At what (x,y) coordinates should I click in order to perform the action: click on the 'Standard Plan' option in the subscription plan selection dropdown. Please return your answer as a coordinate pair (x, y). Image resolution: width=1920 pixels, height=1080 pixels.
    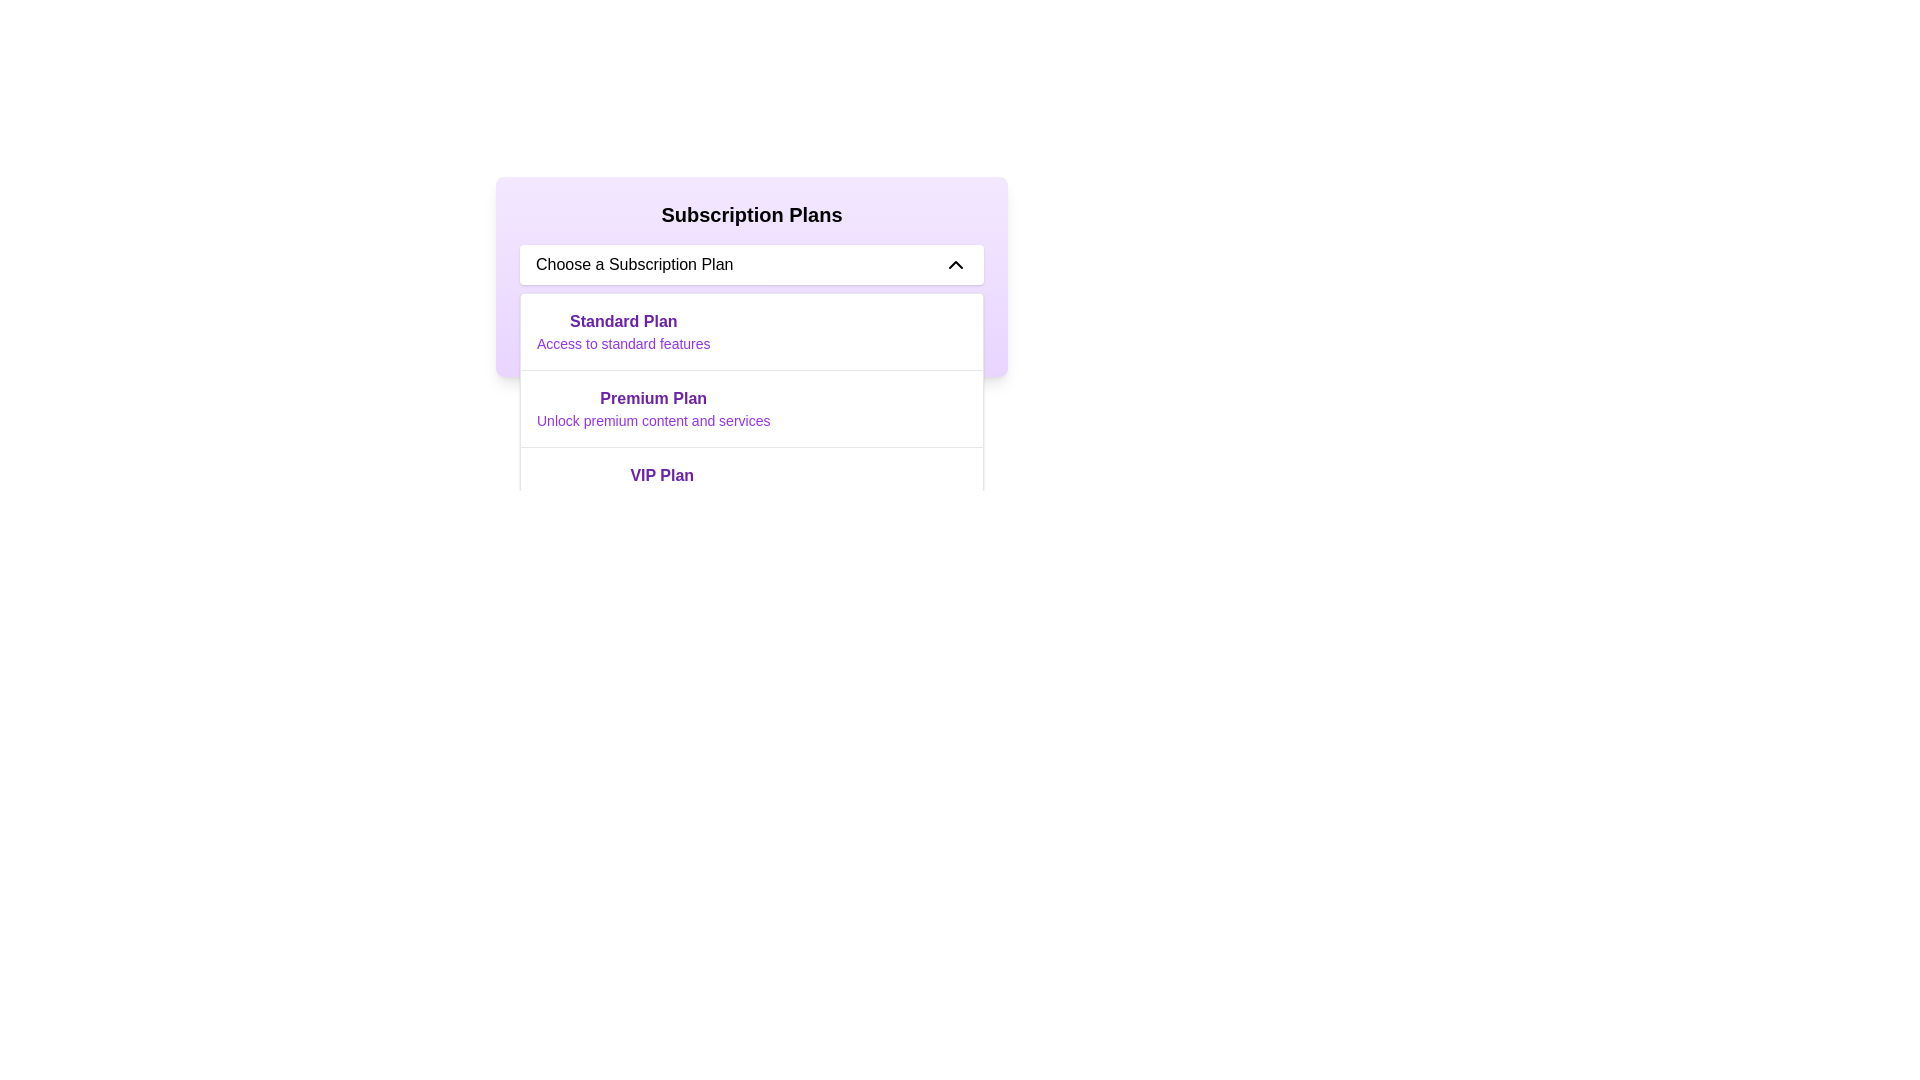
    Looking at the image, I should click on (751, 330).